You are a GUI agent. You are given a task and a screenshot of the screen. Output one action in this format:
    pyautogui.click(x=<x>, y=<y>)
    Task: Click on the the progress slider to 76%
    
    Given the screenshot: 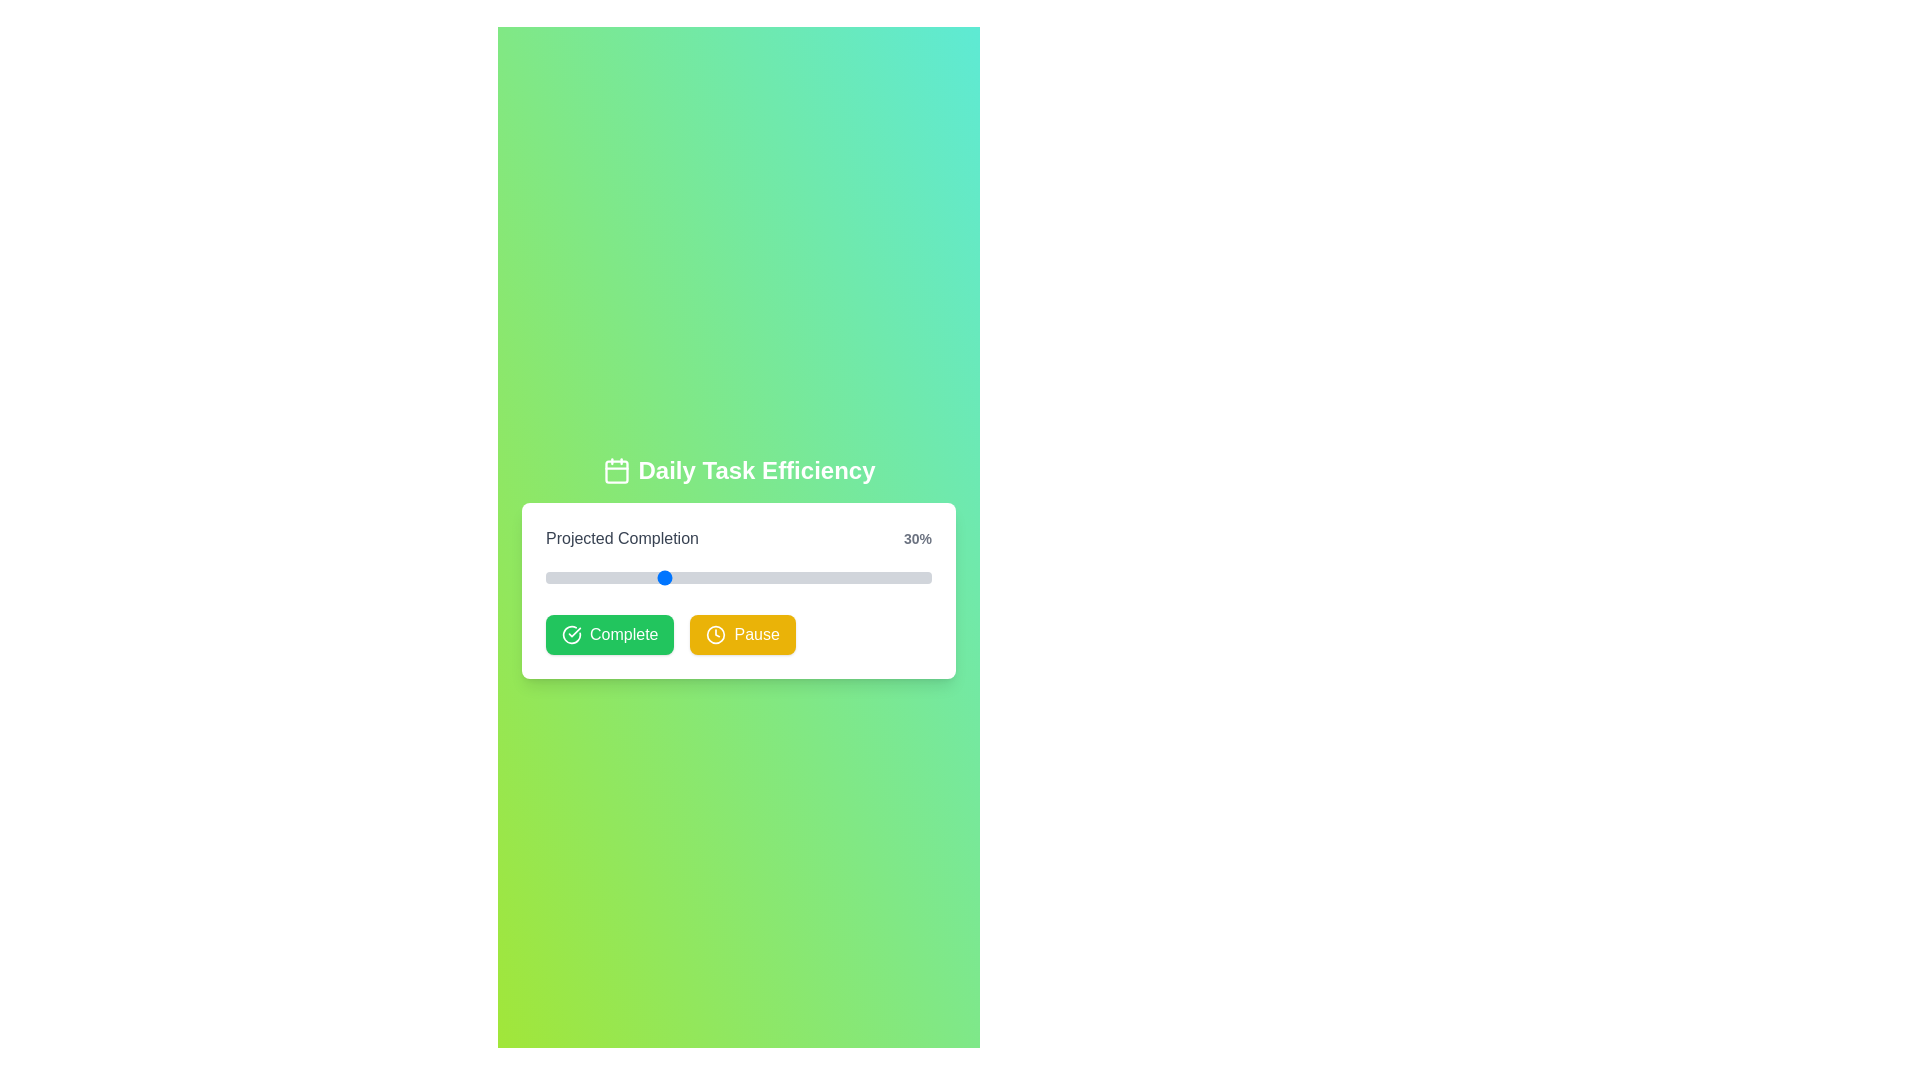 What is the action you would take?
    pyautogui.click(x=839, y=578)
    